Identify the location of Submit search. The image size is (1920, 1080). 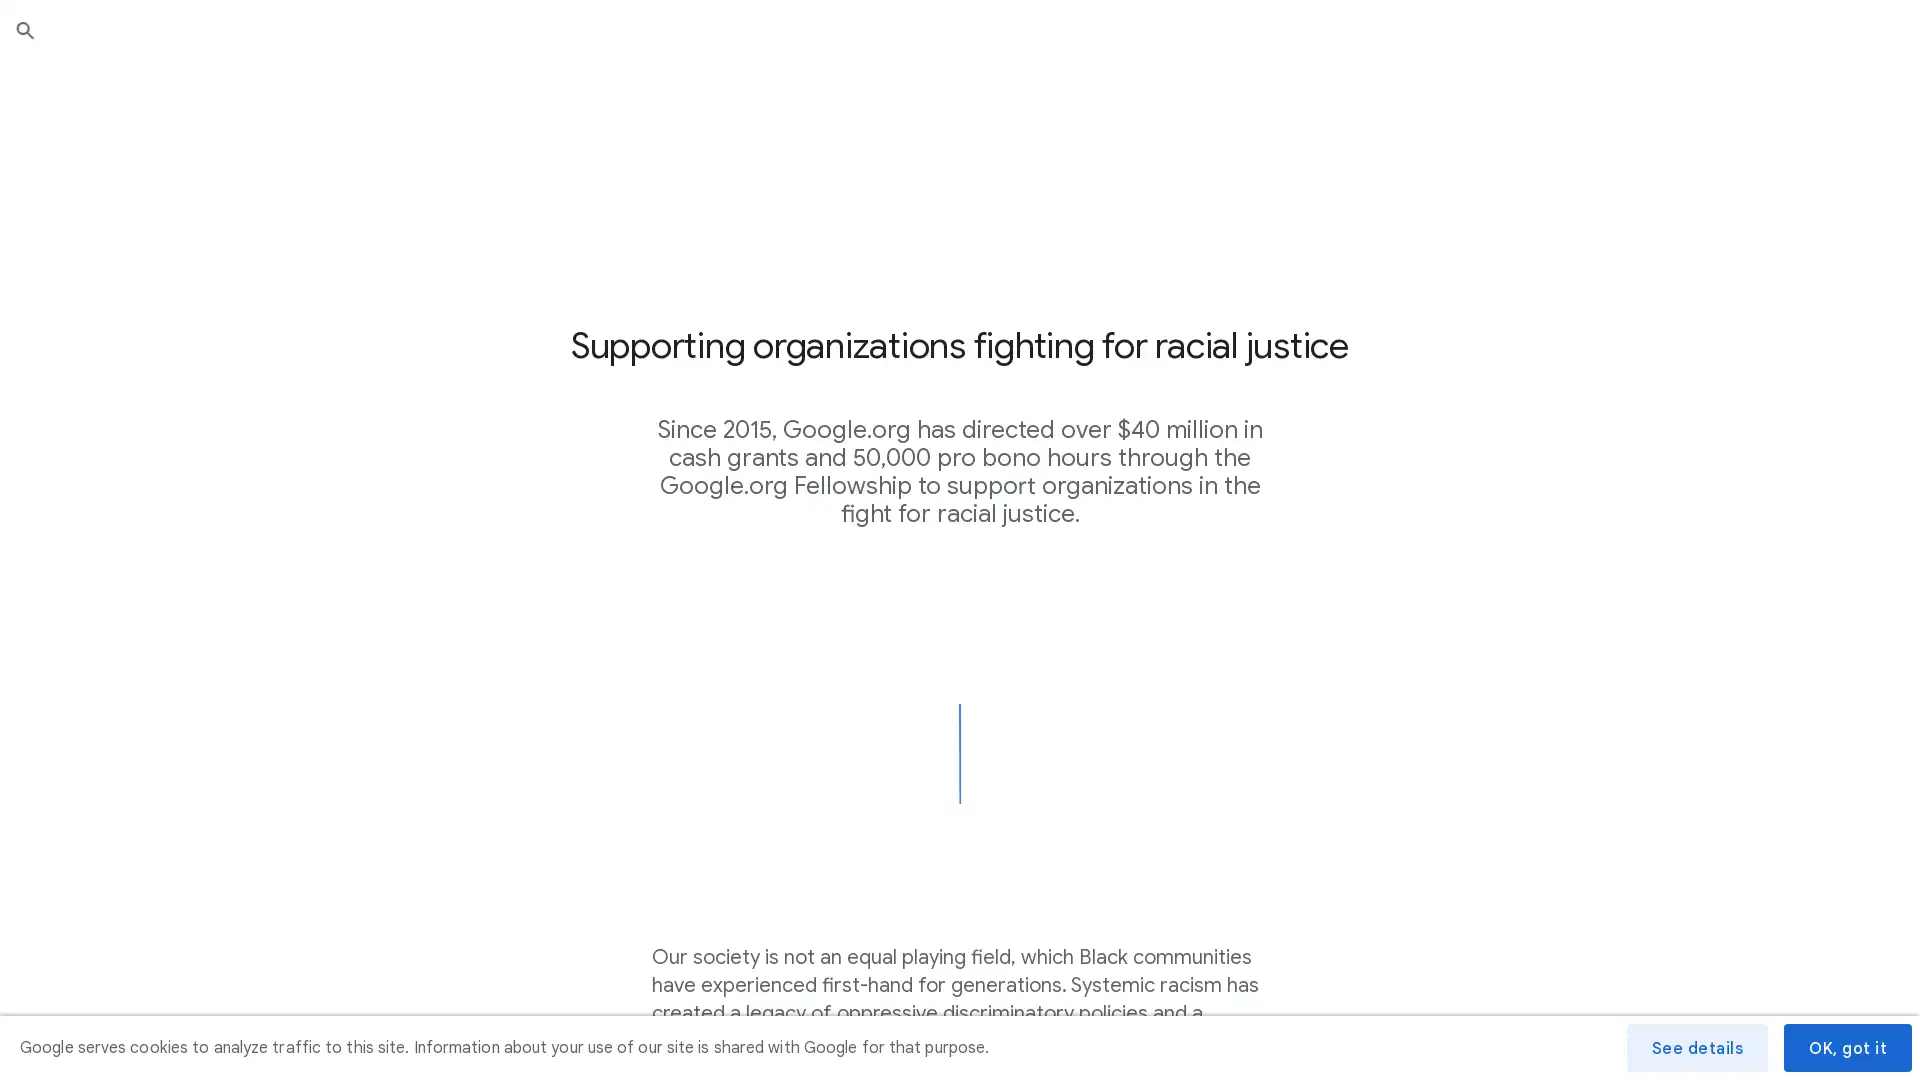
(1871, 34).